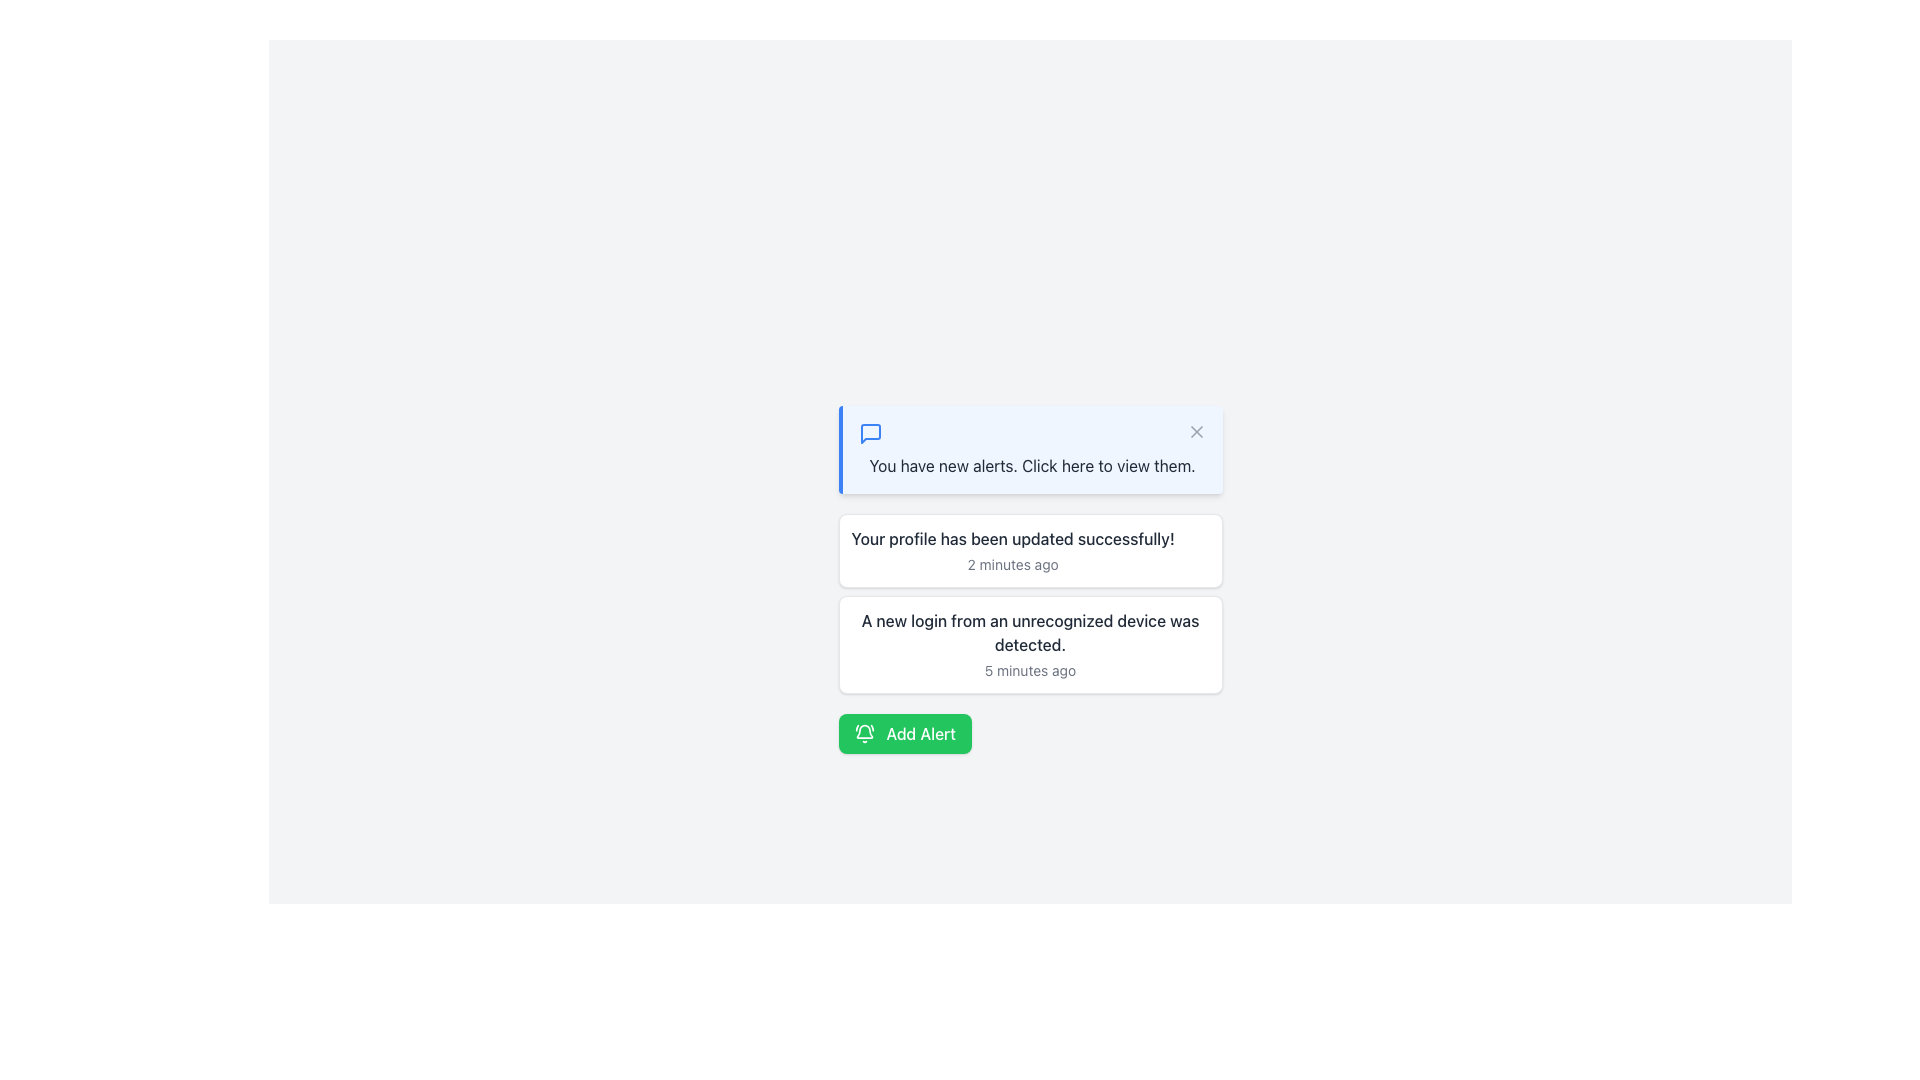 The image size is (1920, 1080). Describe the element at coordinates (1030, 551) in the screenshot. I see `the Notification card that indicates a successful profile update, which is the first card in the stacked notifications` at that location.